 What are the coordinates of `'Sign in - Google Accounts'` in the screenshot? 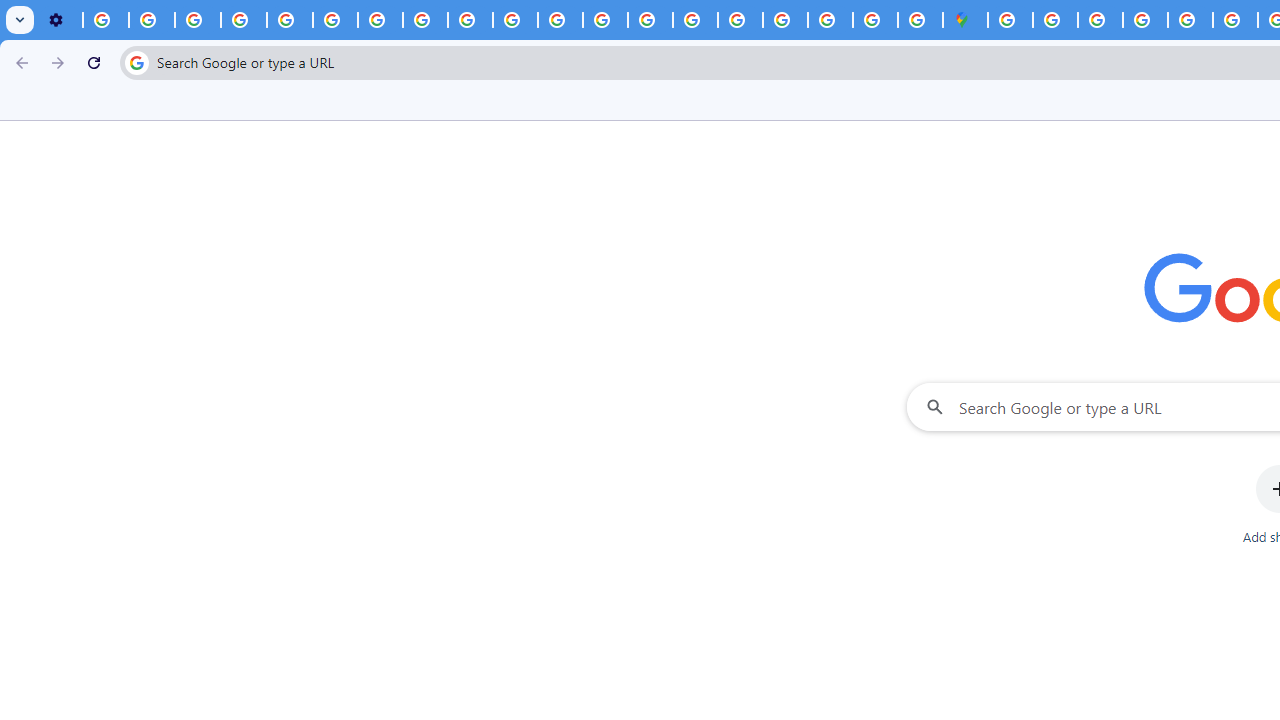 It's located at (1010, 20).